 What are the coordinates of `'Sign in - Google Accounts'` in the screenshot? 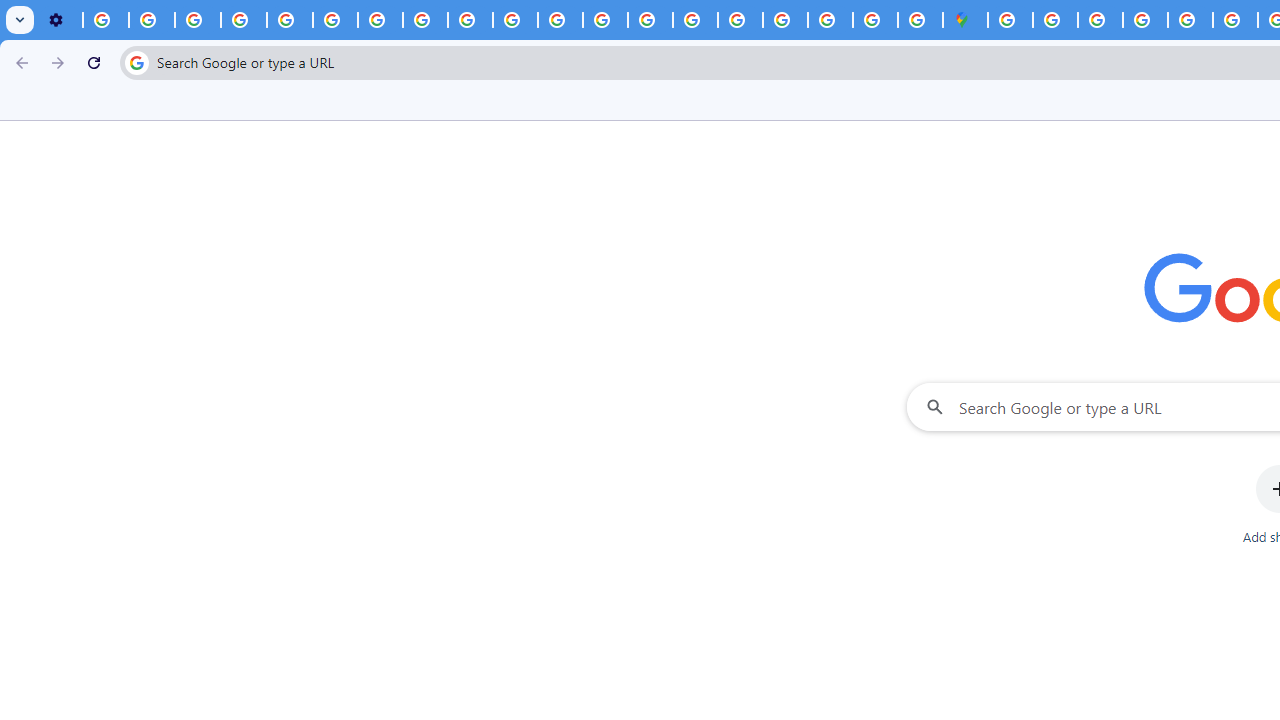 It's located at (1010, 20).